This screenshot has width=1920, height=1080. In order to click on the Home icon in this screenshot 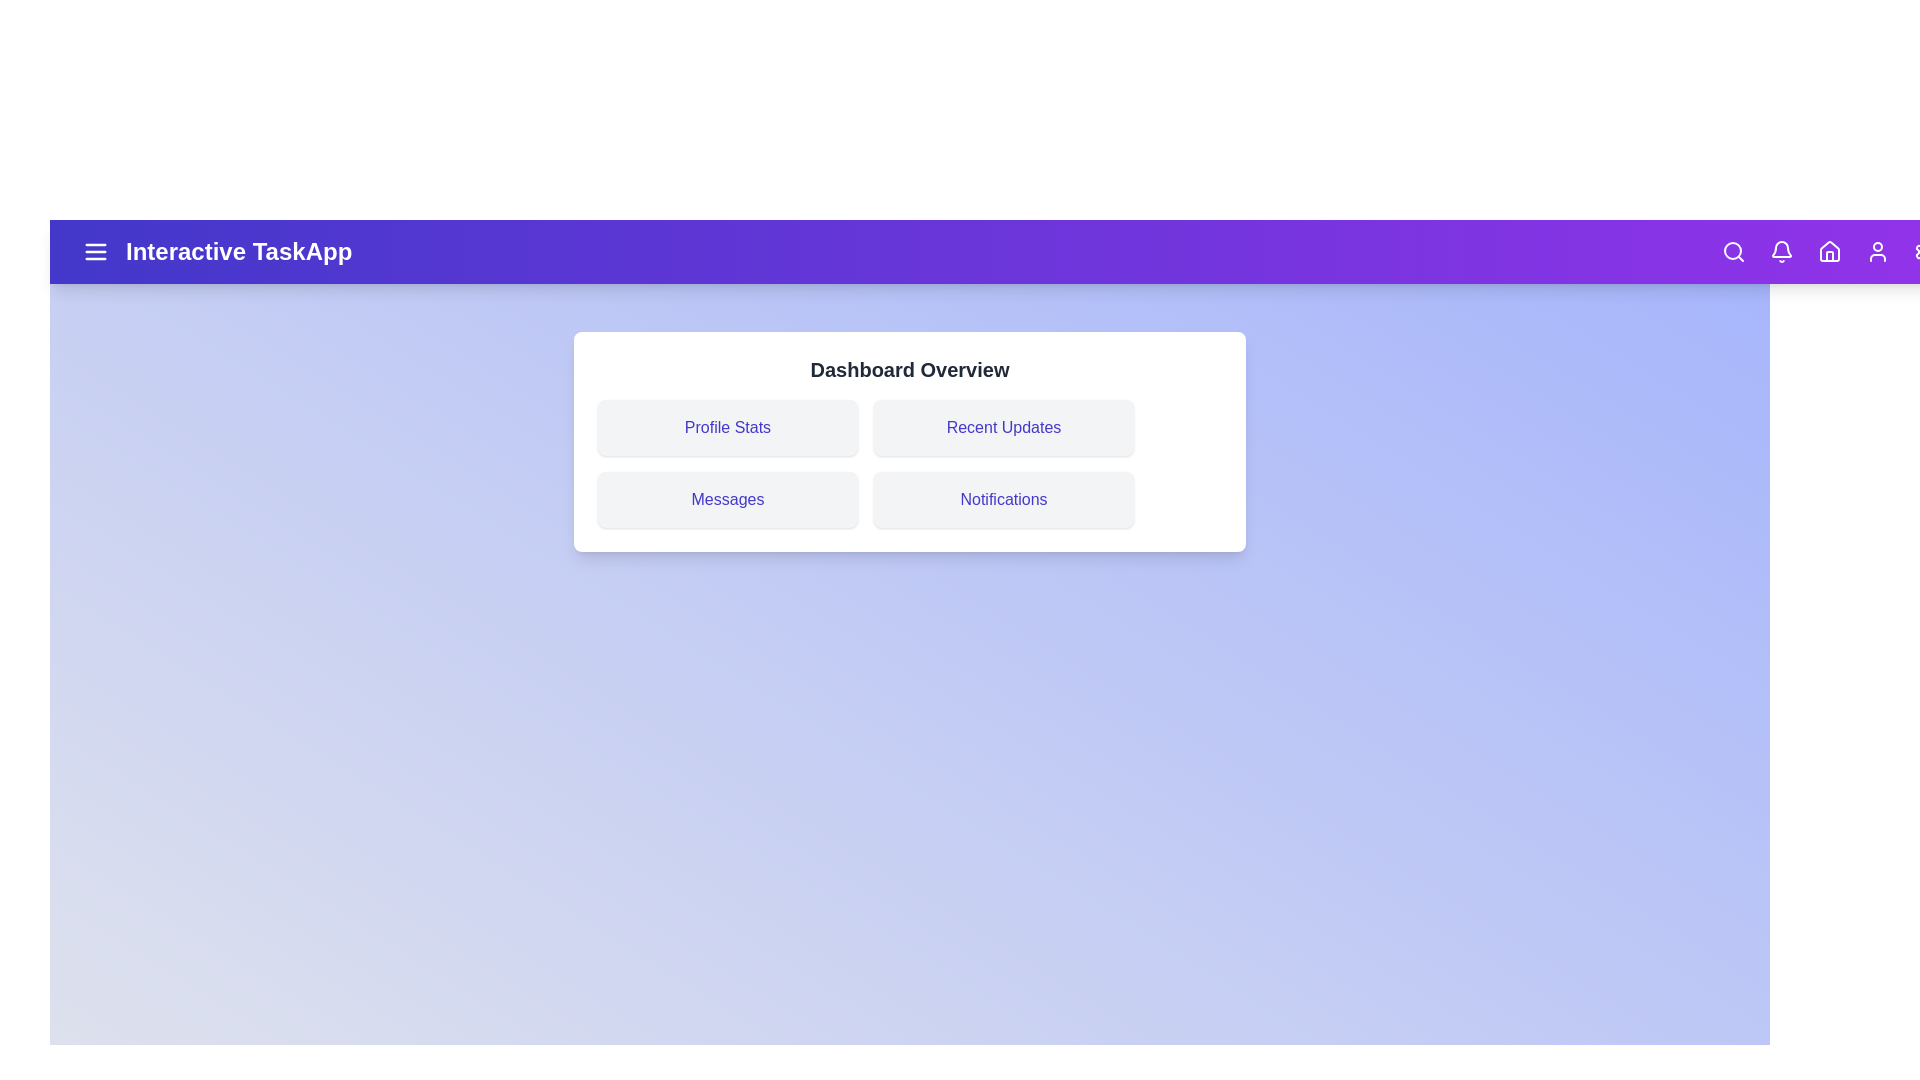, I will do `click(1829, 250)`.